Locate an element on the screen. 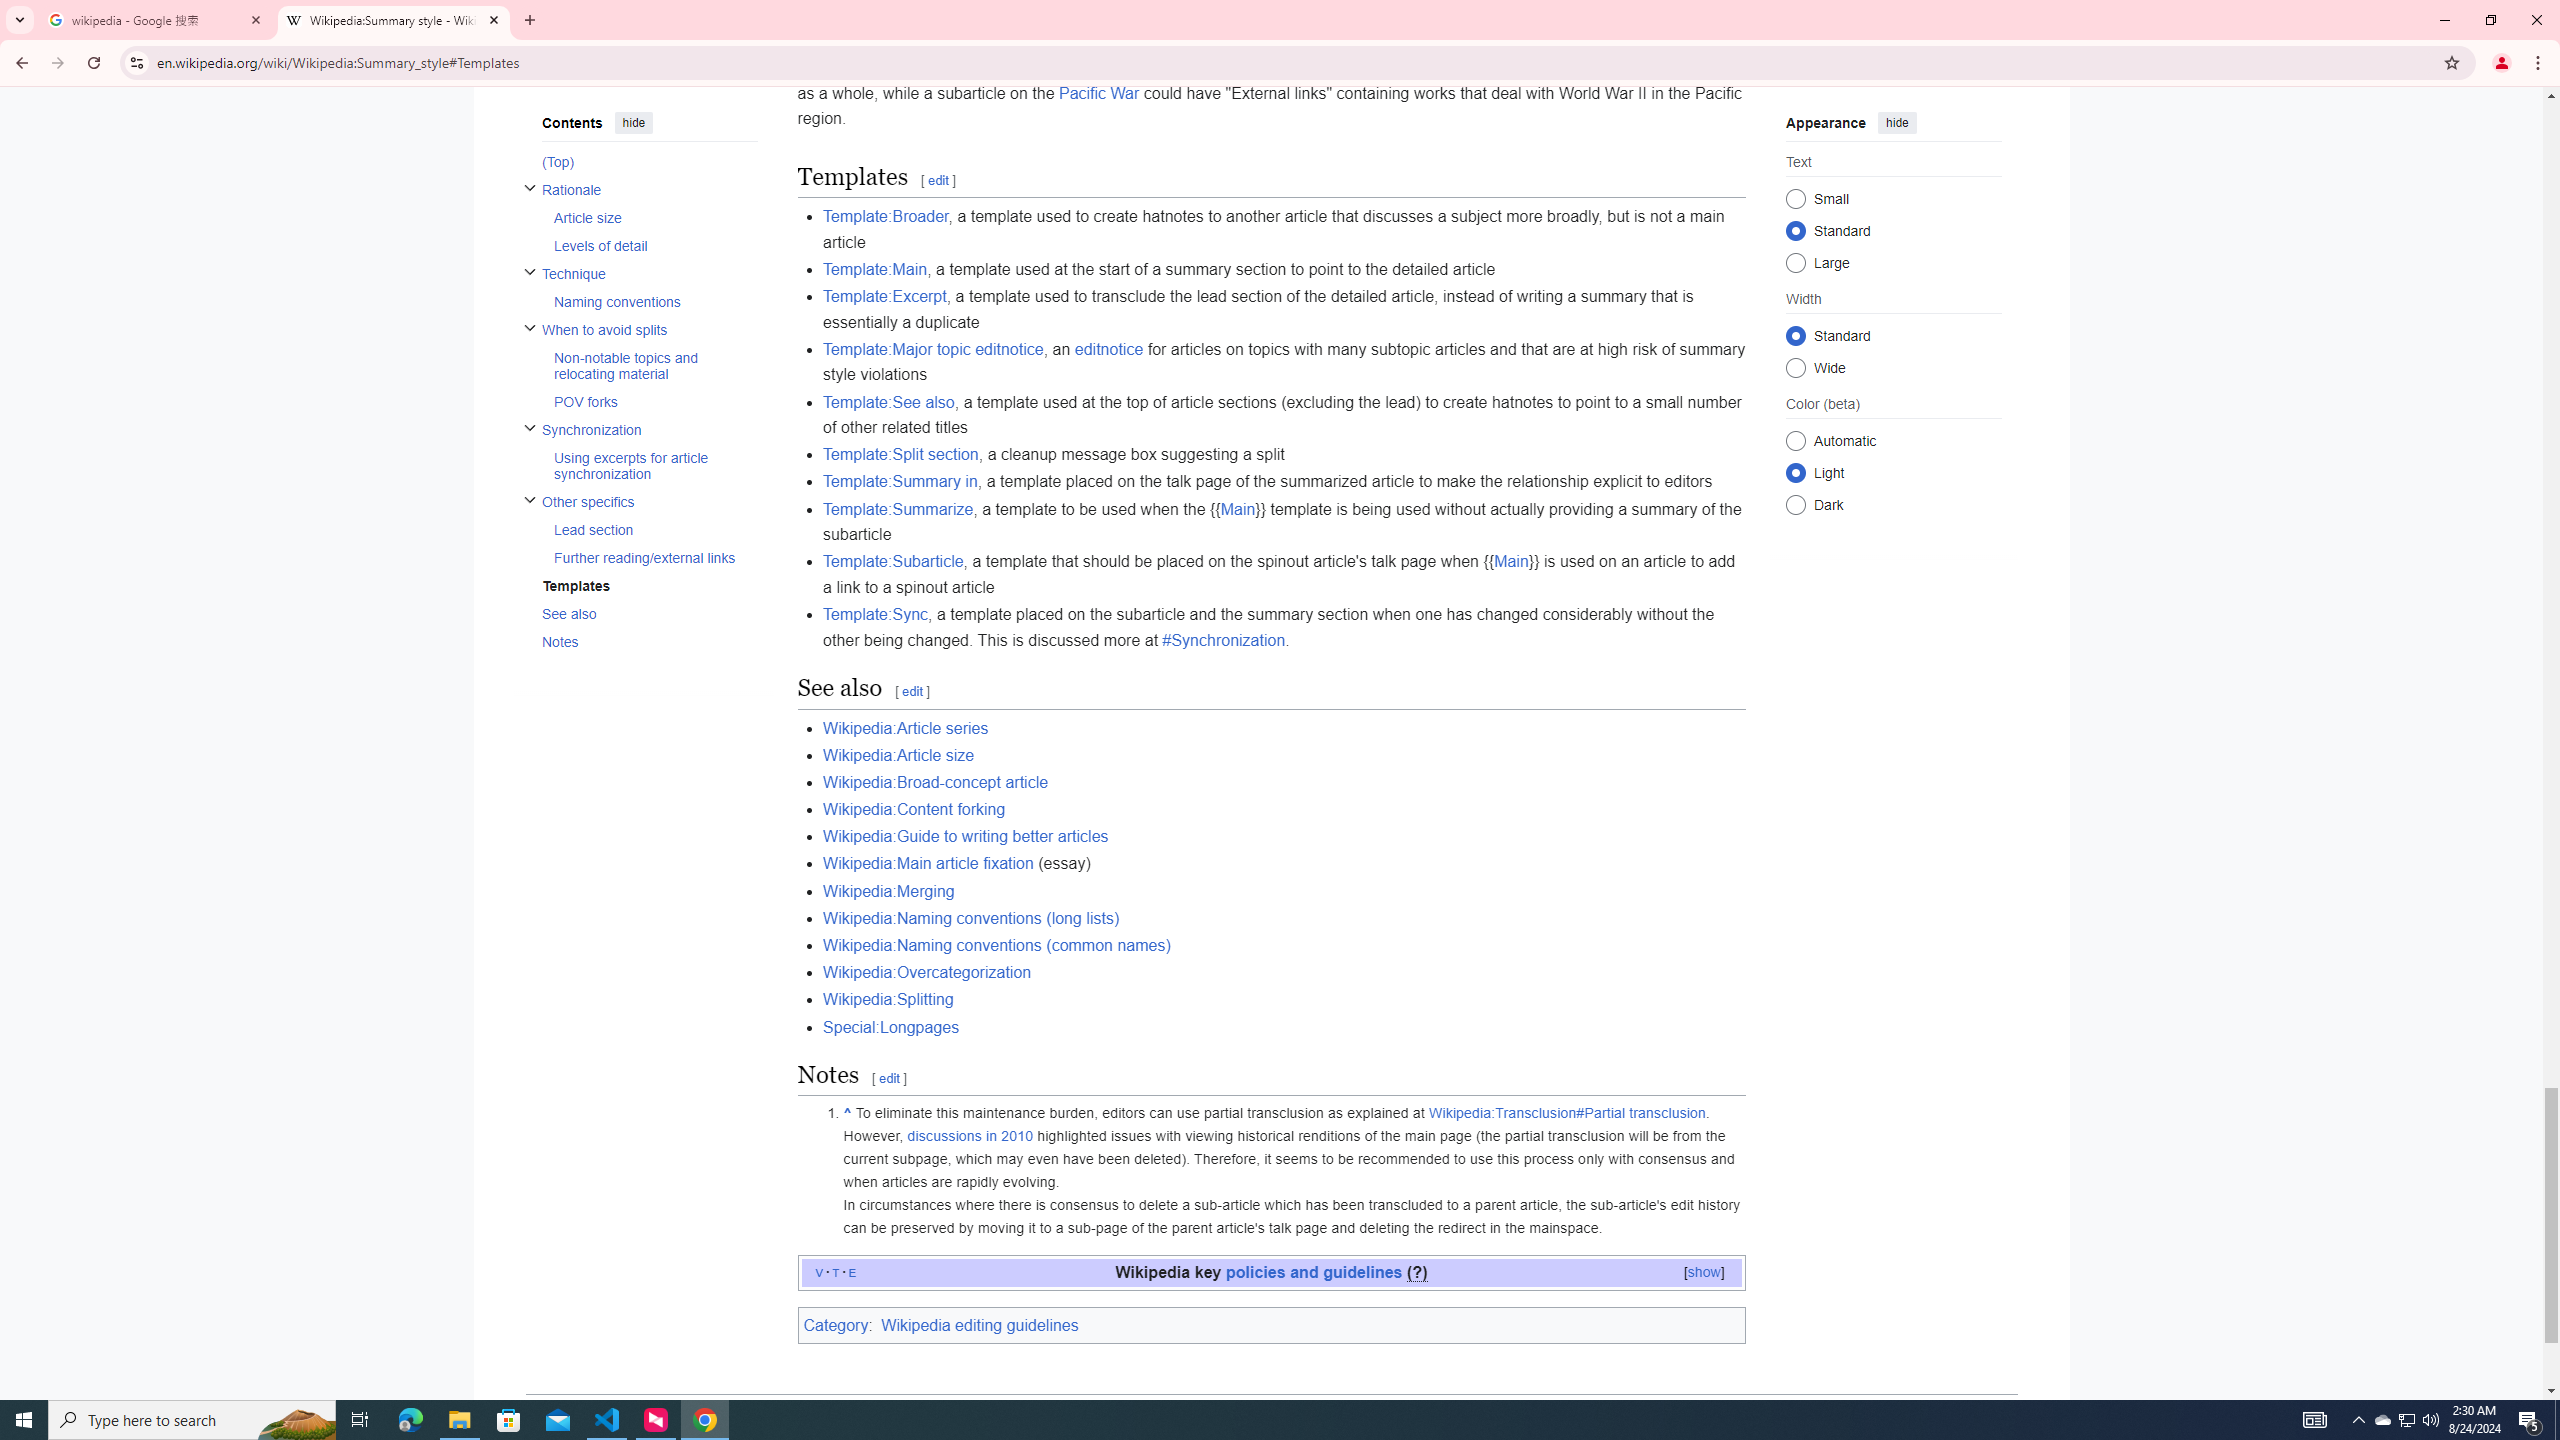 The height and width of the screenshot is (1440, 2560). 'Template:Major topic editnotice' is located at coordinates (933, 348).